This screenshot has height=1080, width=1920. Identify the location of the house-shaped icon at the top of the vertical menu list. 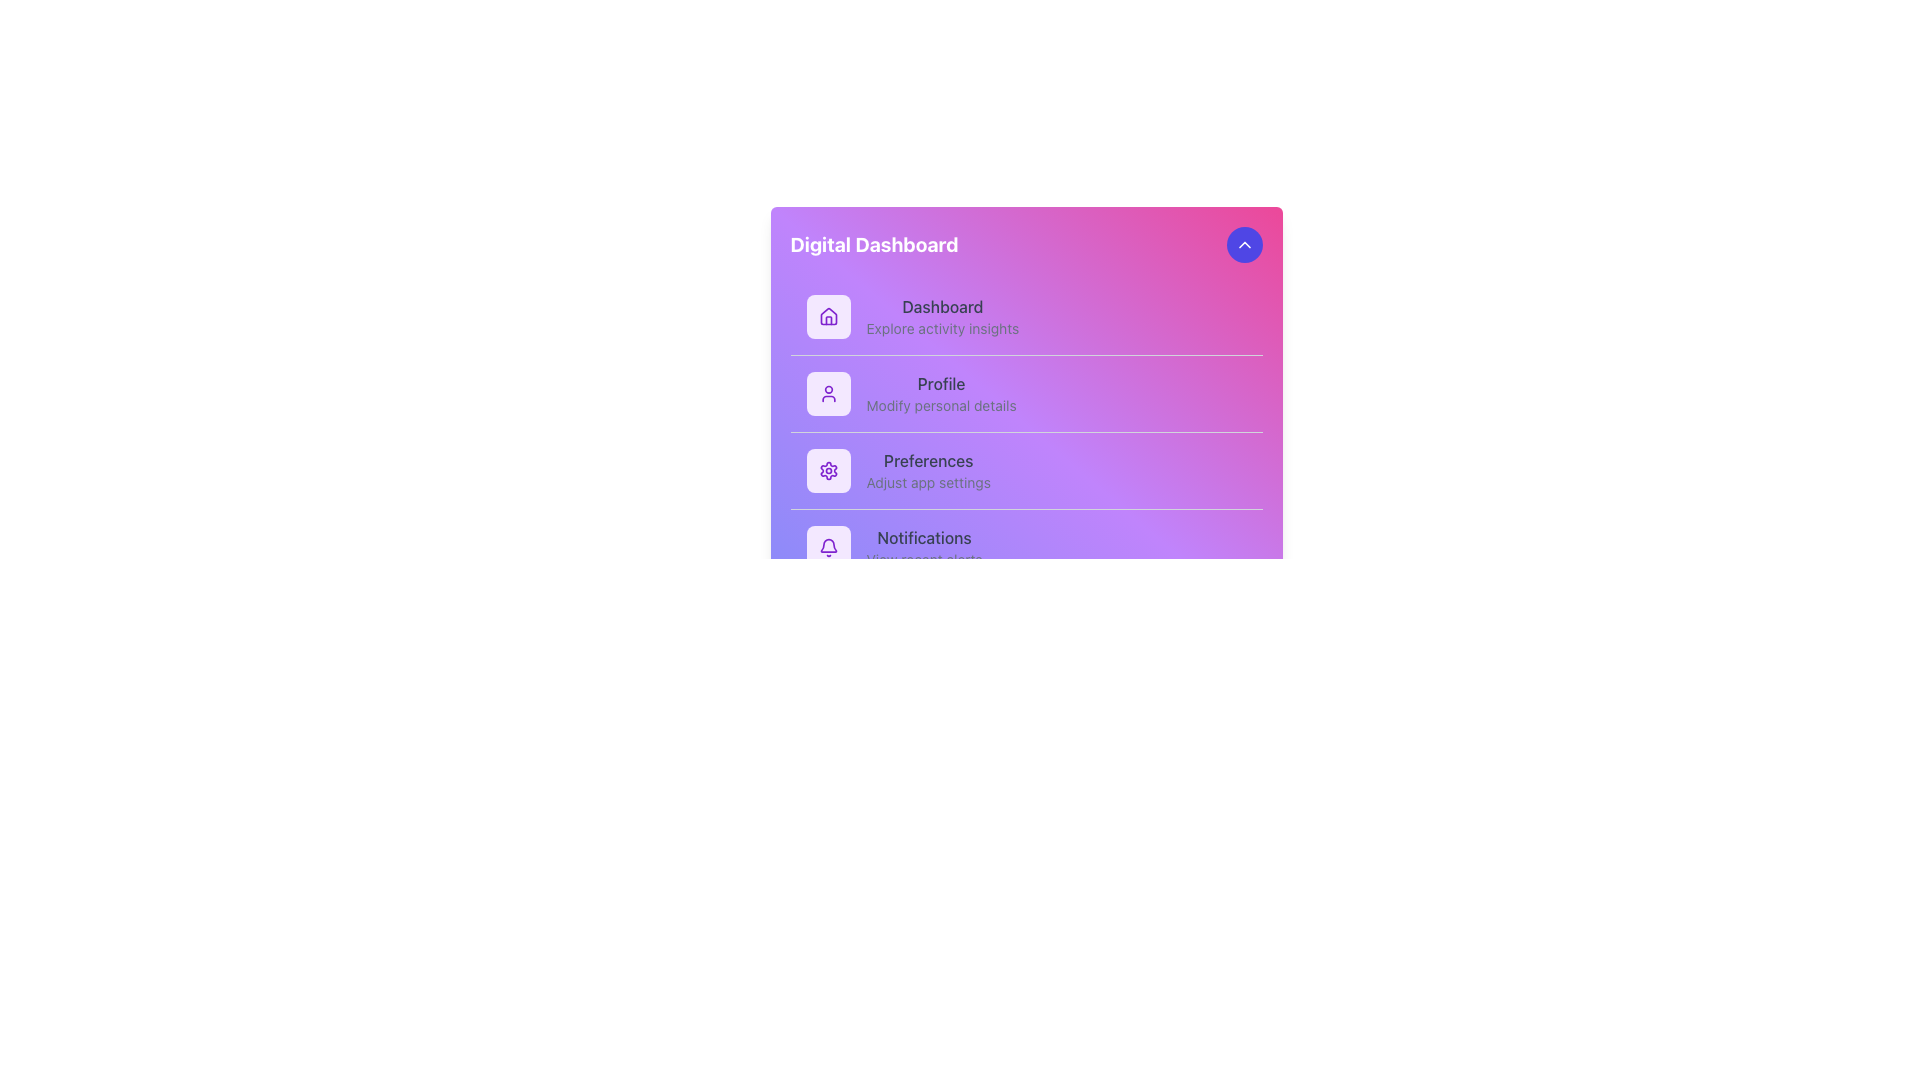
(828, 315).